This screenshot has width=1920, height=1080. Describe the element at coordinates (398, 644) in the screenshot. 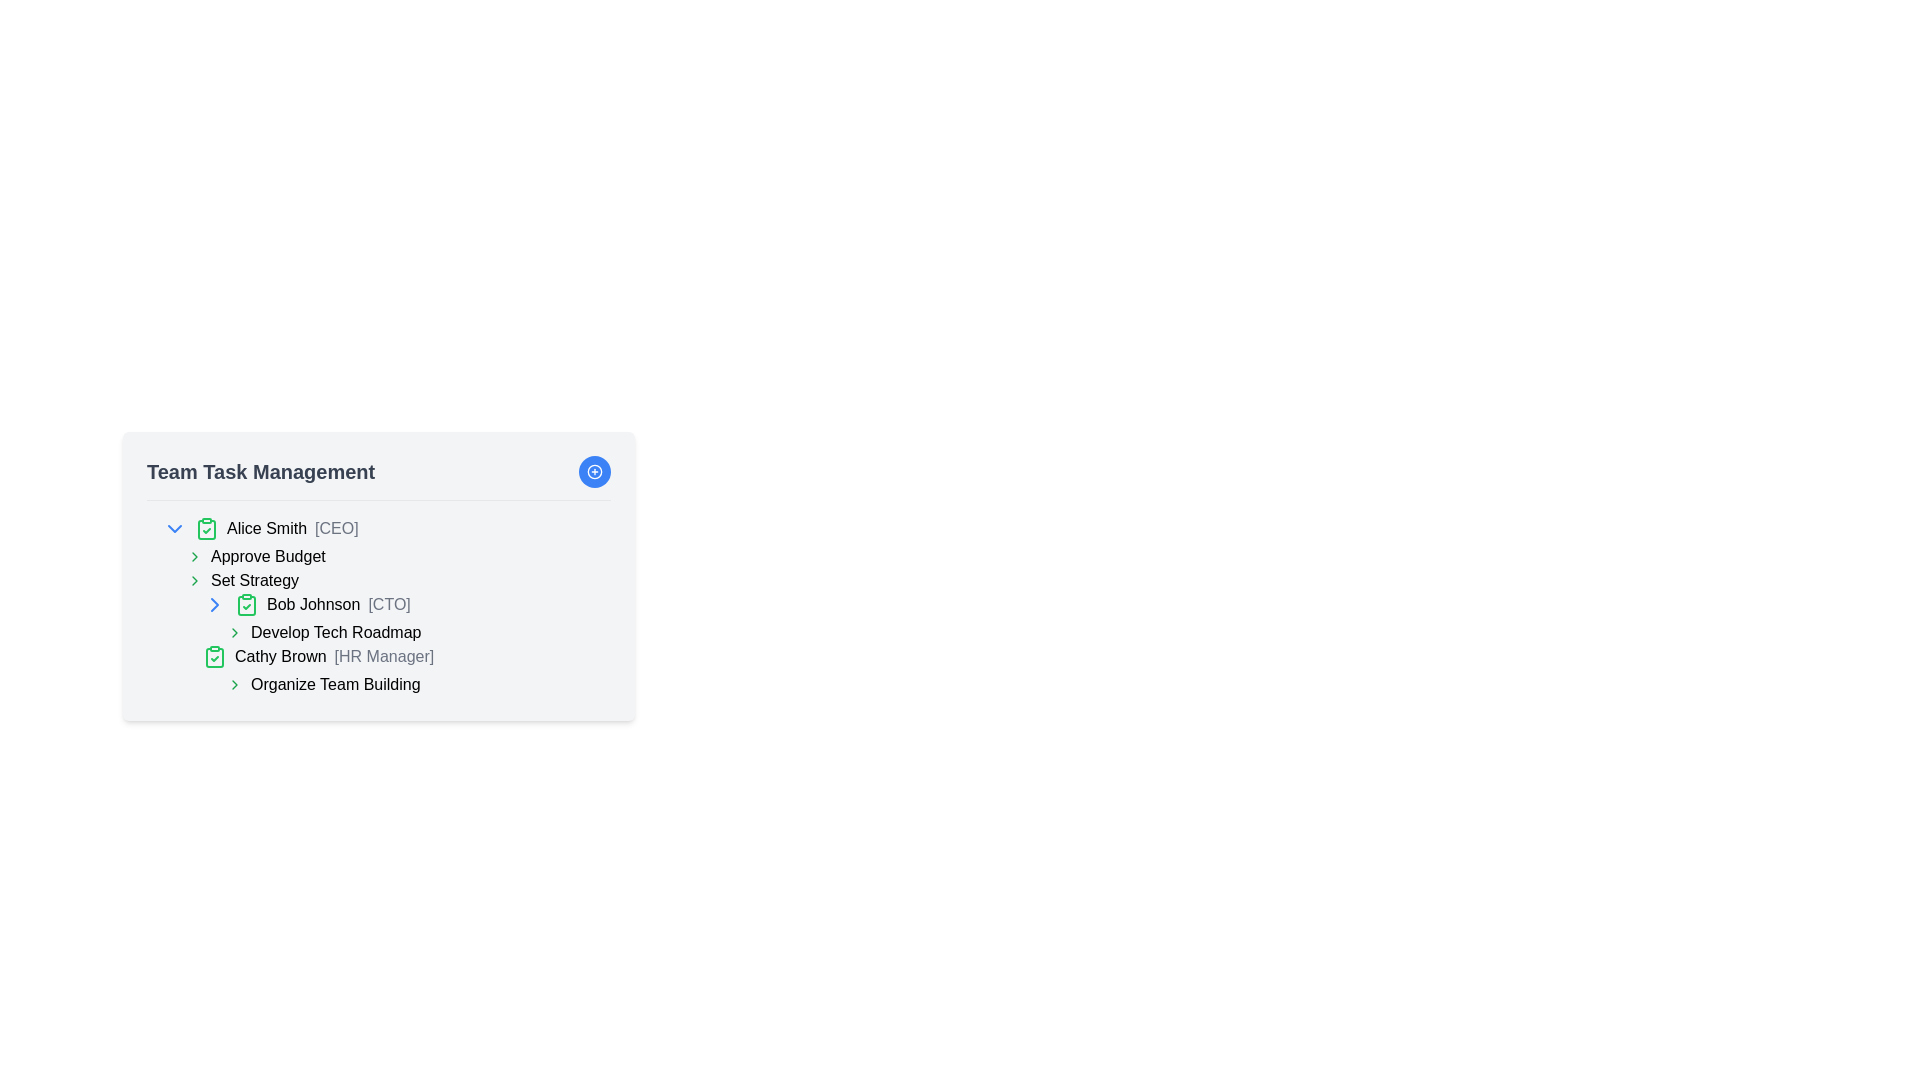

I see `the task text in the group of informative text and icons located under the 'Set Strategy' section, directly below the 'Bob Johnson [CTO]' node` at that location.